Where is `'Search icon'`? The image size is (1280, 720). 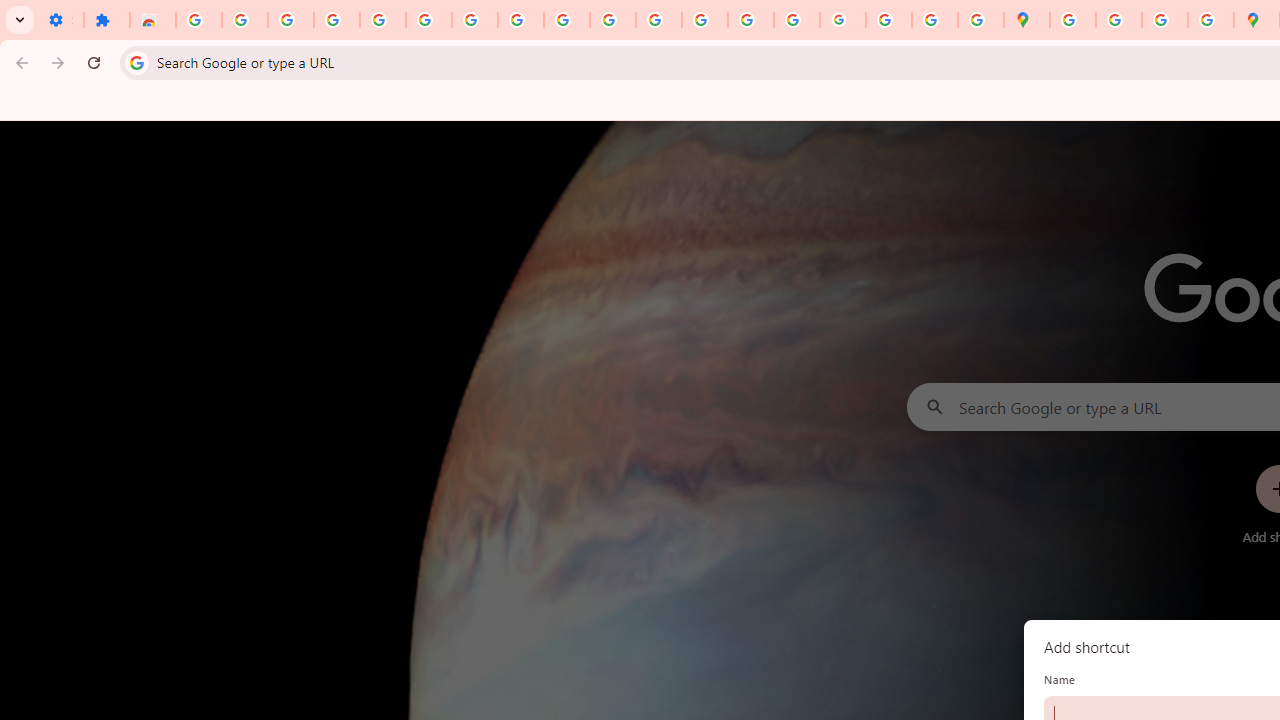 'Search icon' is located at coordinates (135, 61).